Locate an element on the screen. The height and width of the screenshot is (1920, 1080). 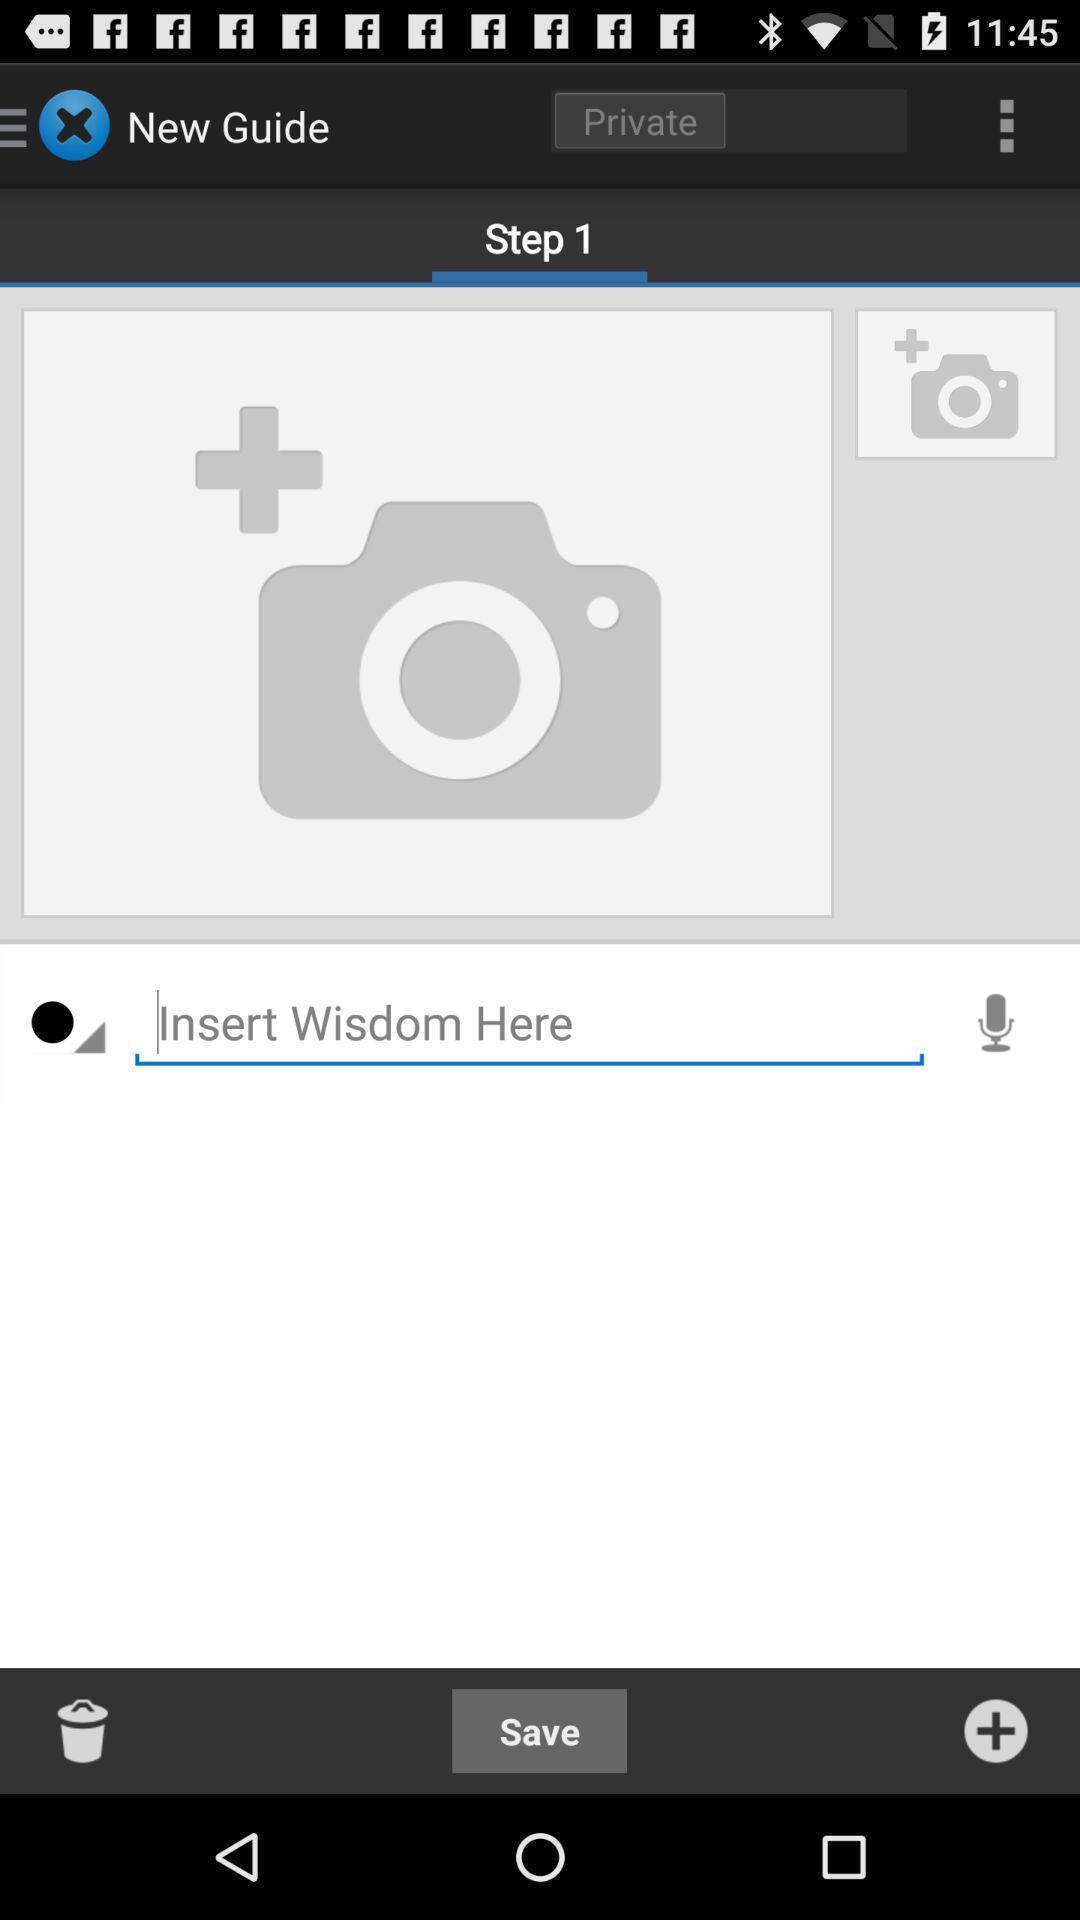
the item on the left is located at coordinates (67, 1022).